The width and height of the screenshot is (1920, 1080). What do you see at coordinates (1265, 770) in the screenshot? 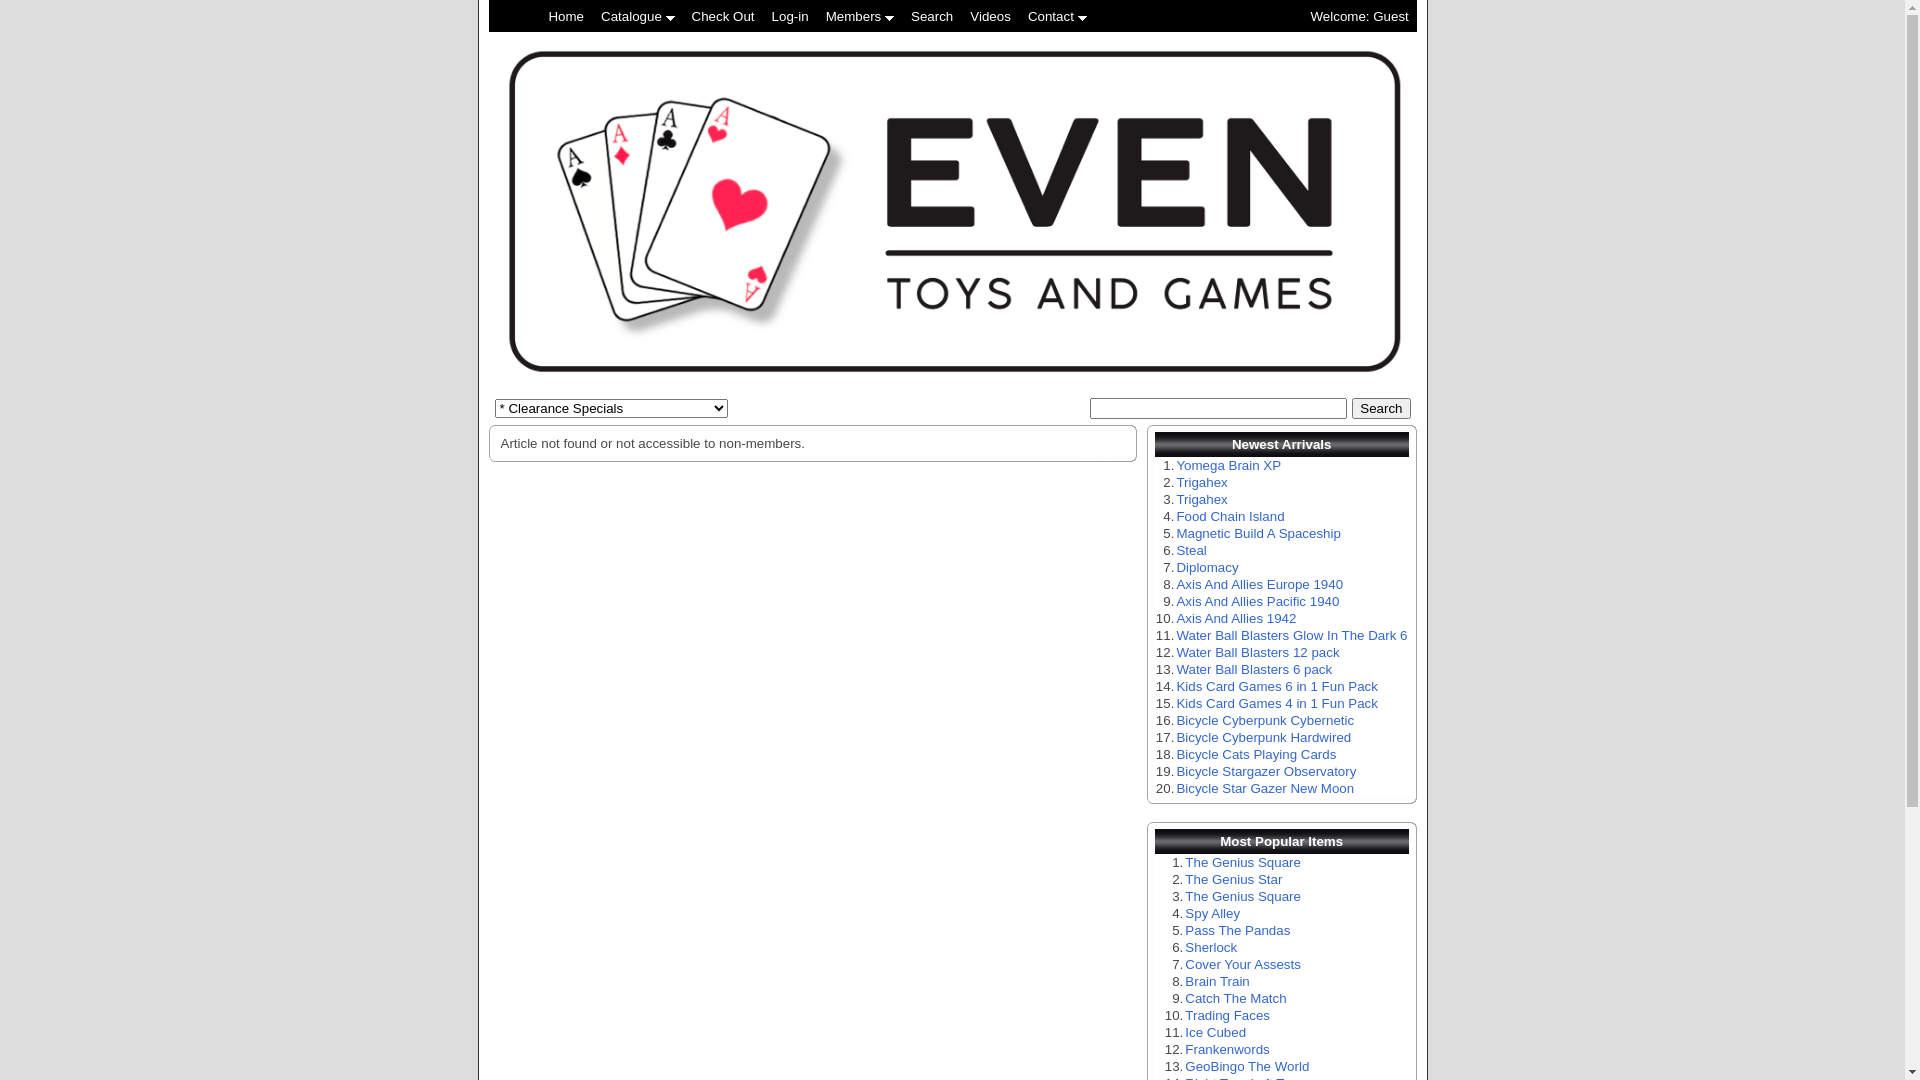
I see `'Bicycle Stargazer Observatory'` at bounding box center [1265, 770].